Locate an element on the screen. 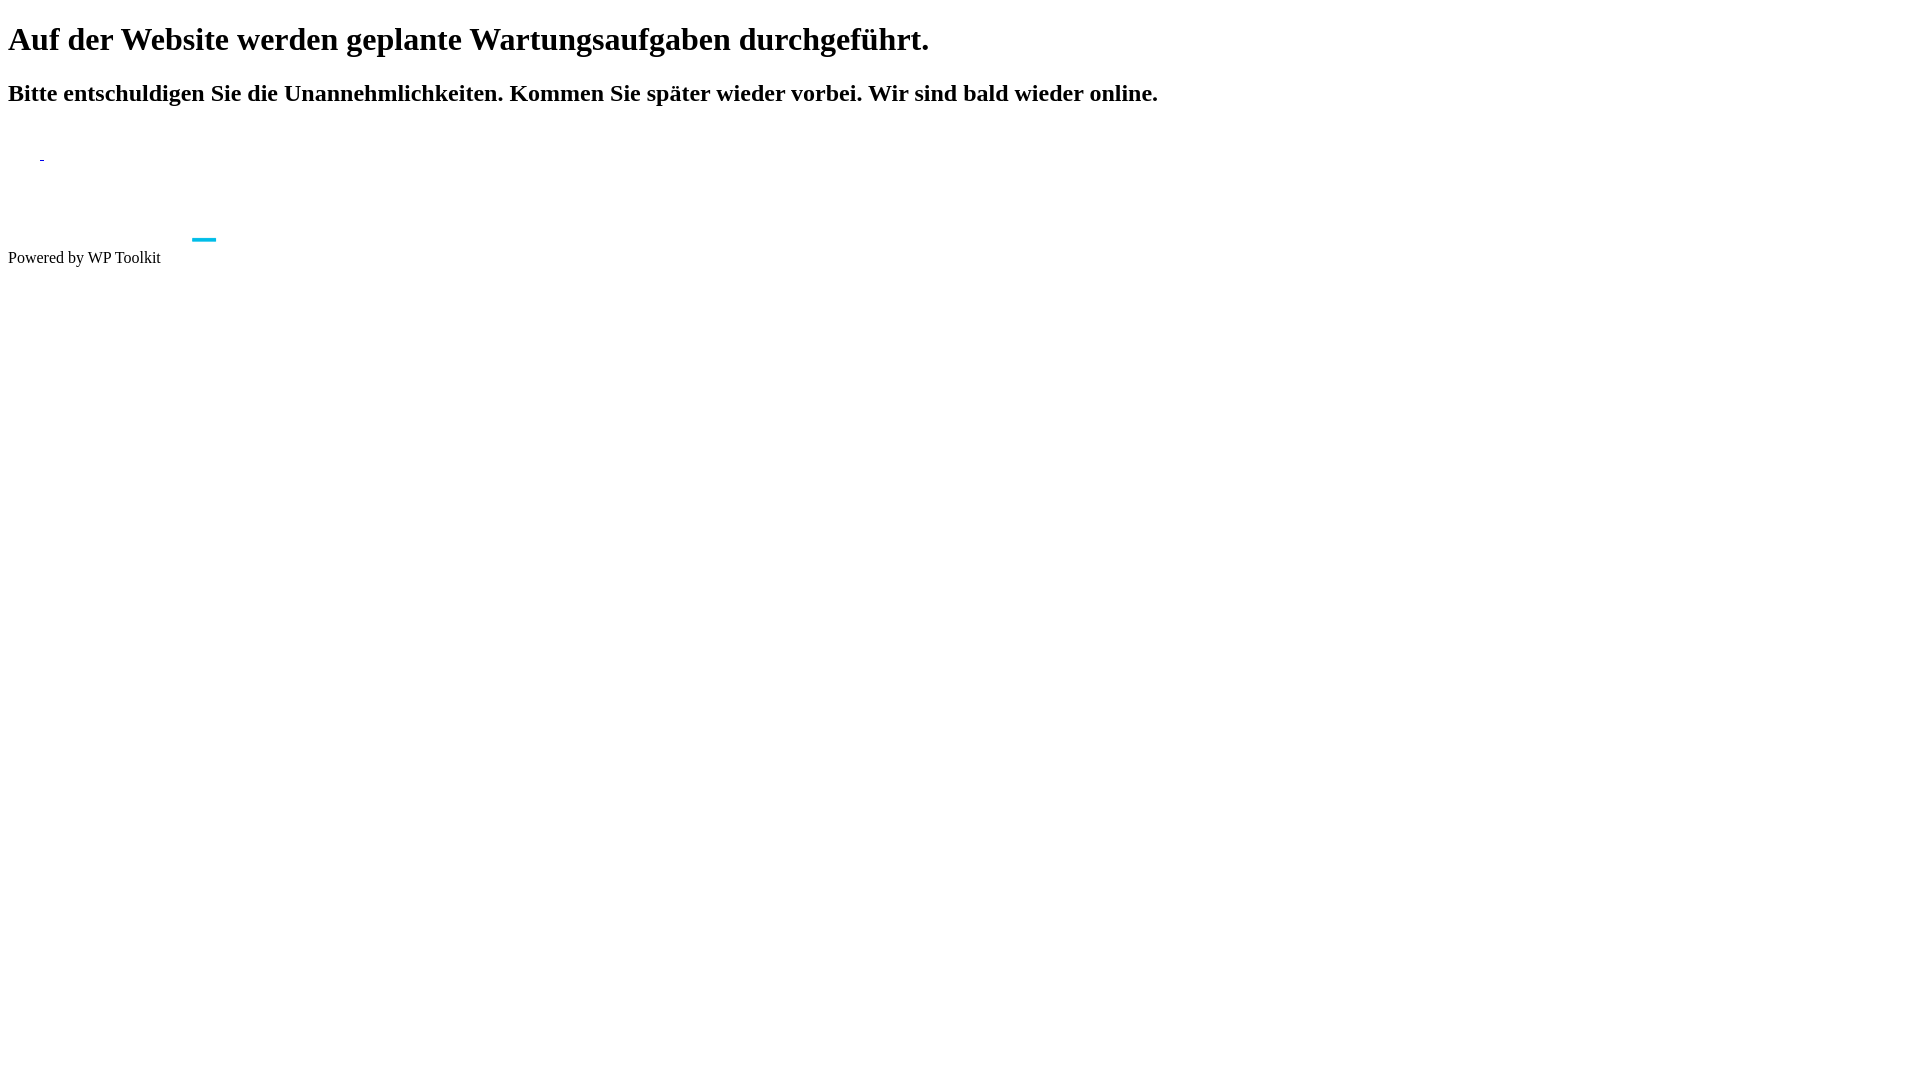 The height and width of the screenshot is (1080, 1920). 'Facebook' is located at coordinates (25, 152).